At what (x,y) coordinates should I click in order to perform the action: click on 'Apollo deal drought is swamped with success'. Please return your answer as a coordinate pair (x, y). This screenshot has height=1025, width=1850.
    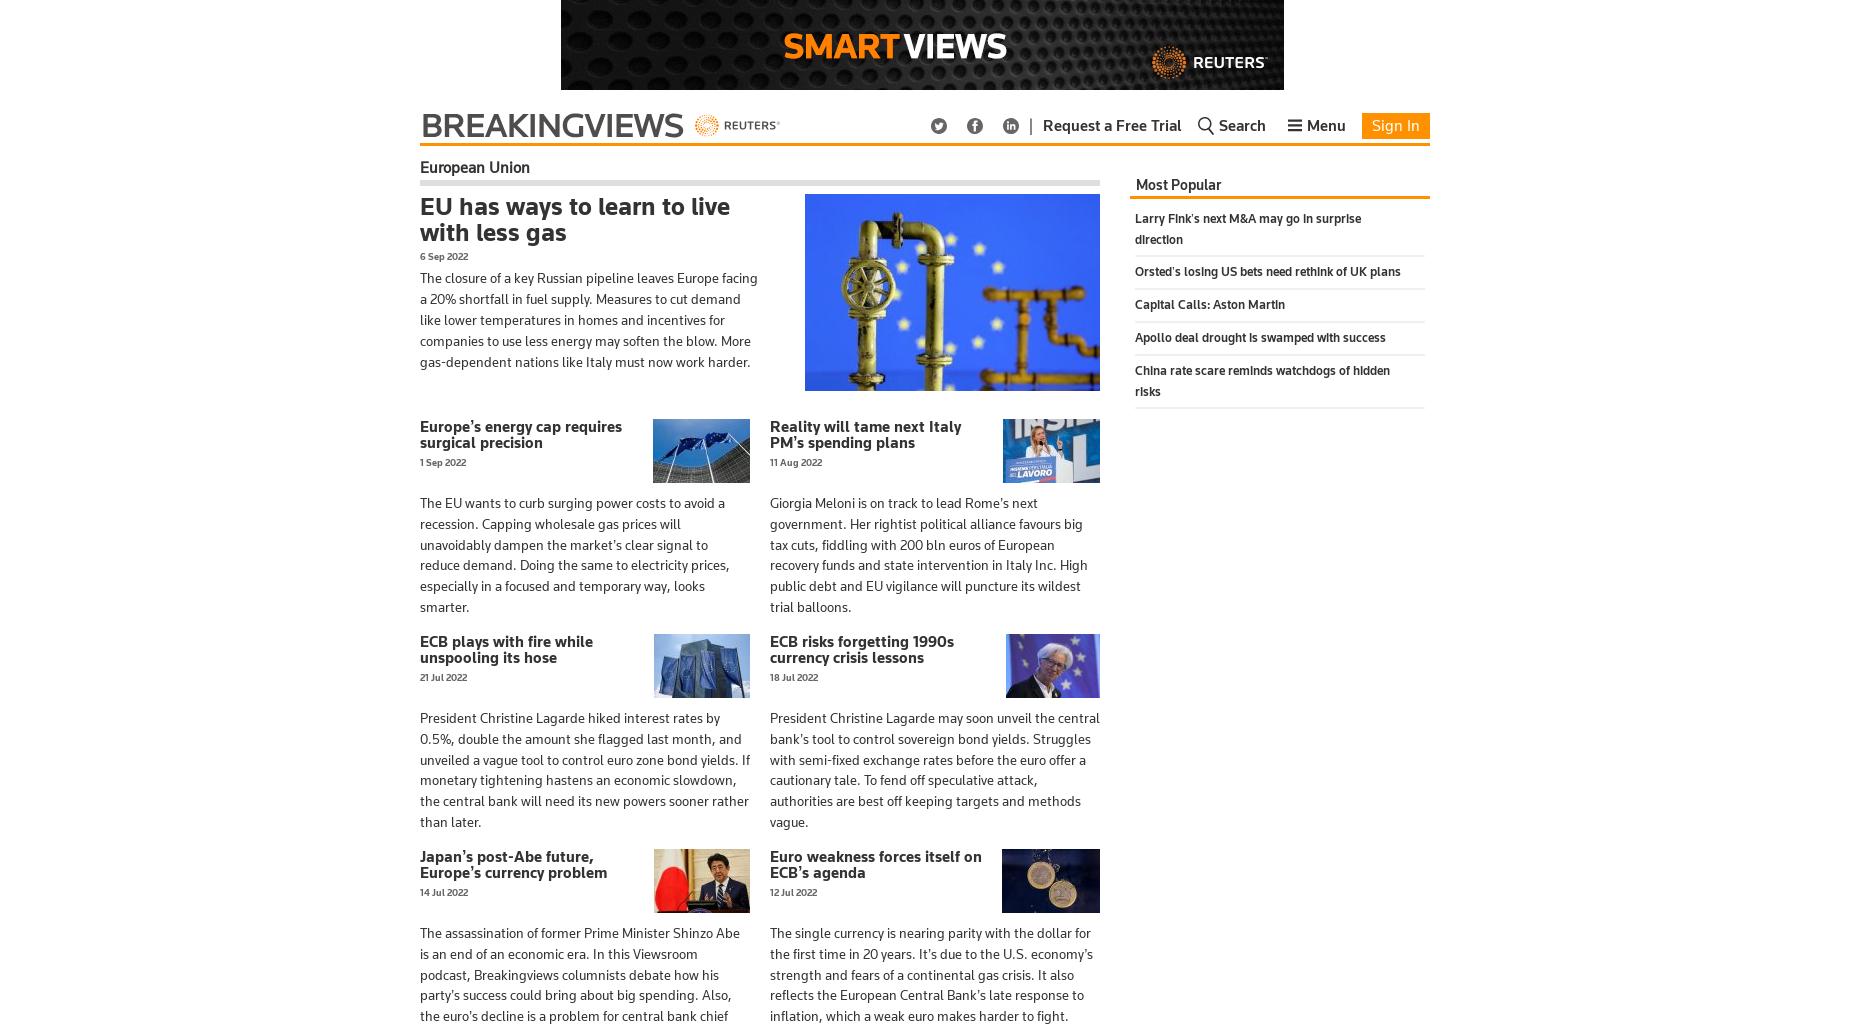
    Looking at the image, I should click on (1133, 335).